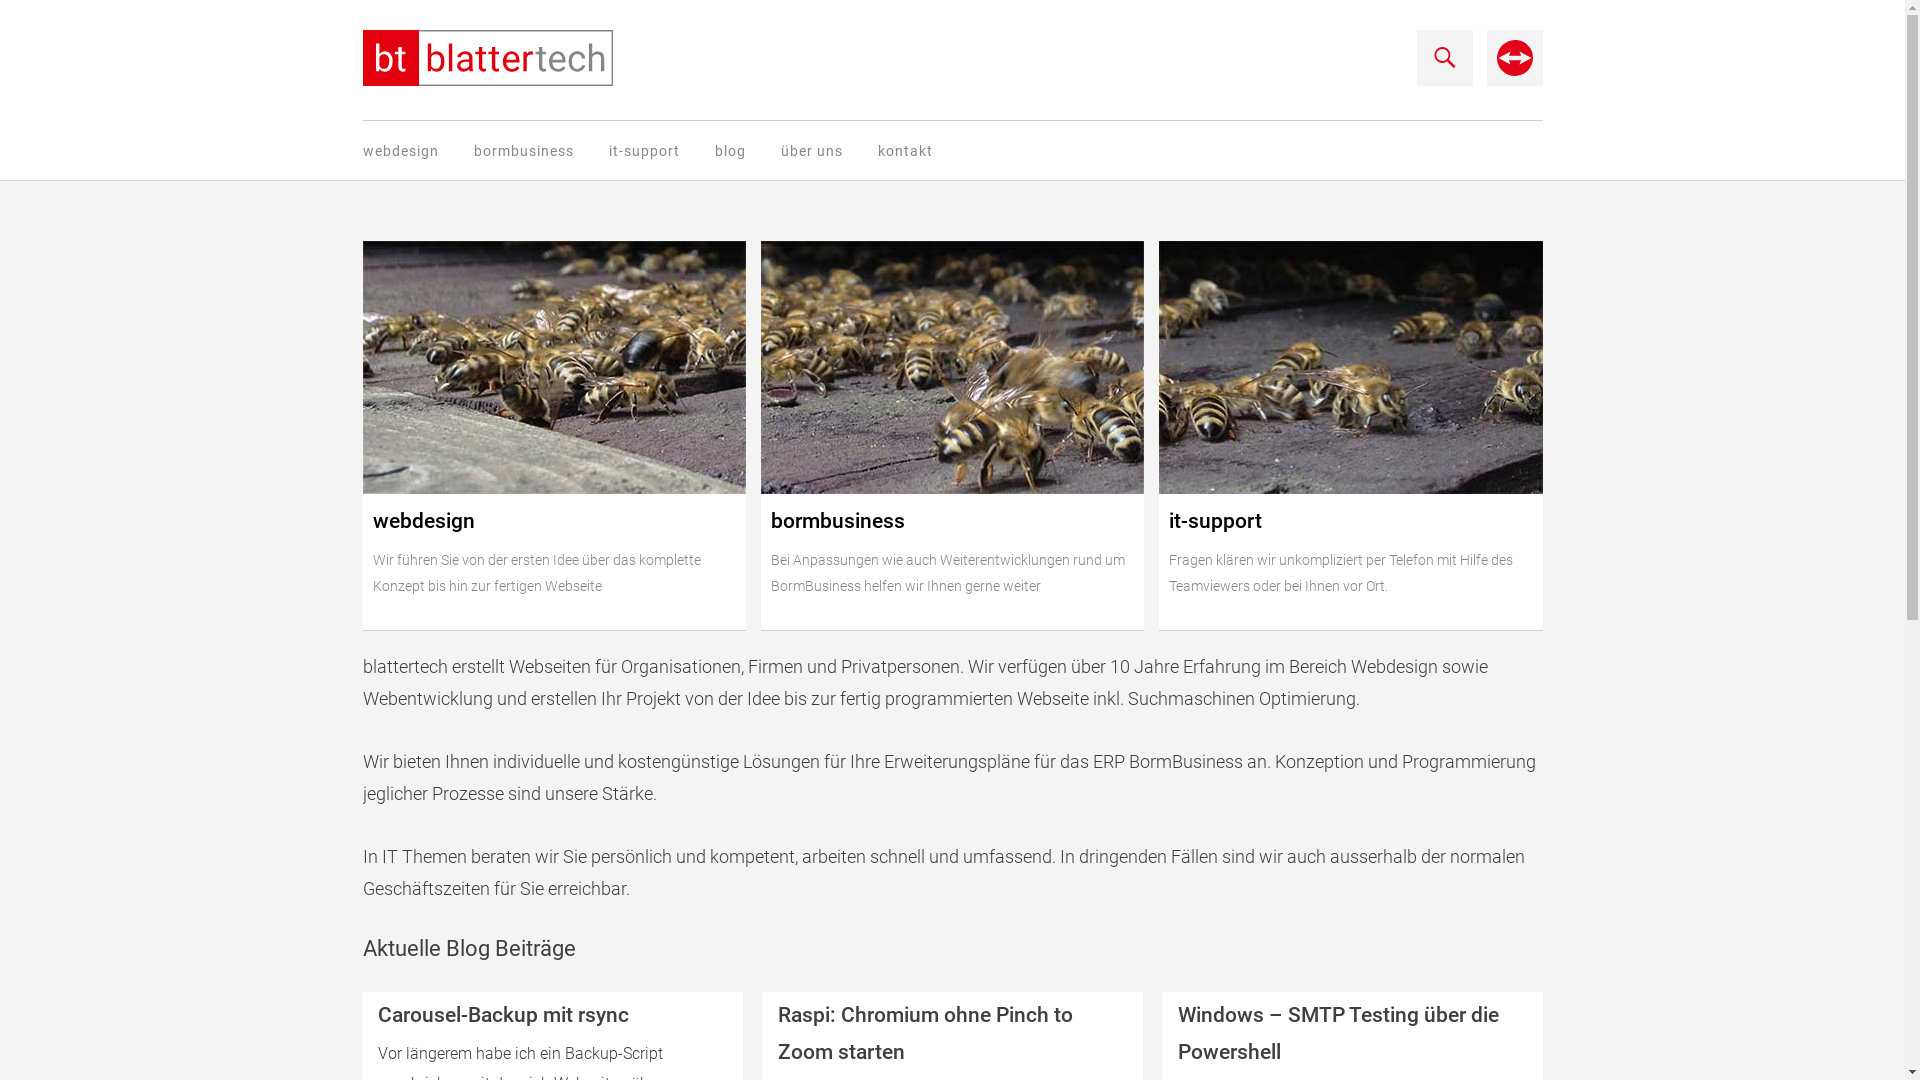  I want to click on 'webdesign', so click(399, 149).